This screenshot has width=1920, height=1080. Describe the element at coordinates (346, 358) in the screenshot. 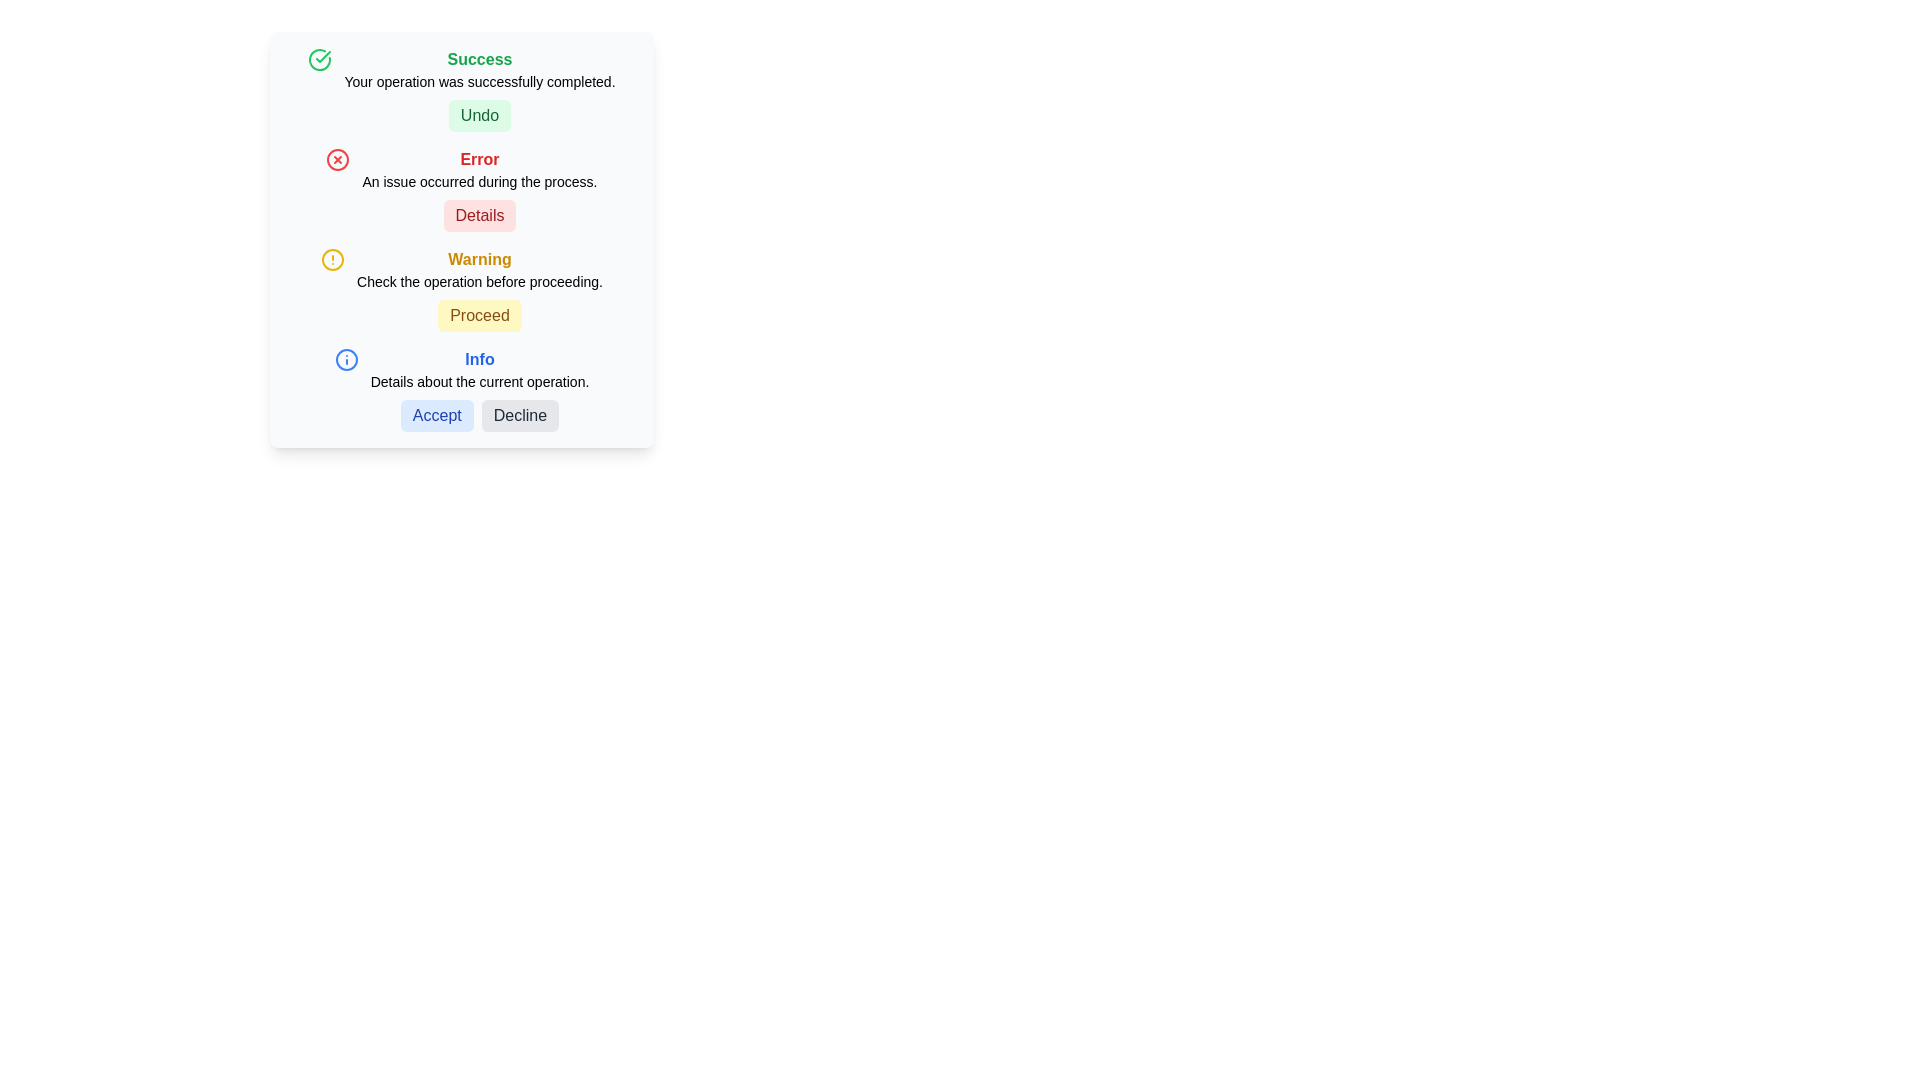

I see `the blue circular outline that is part of the informational icon located at the bottom of the panel` at that location.